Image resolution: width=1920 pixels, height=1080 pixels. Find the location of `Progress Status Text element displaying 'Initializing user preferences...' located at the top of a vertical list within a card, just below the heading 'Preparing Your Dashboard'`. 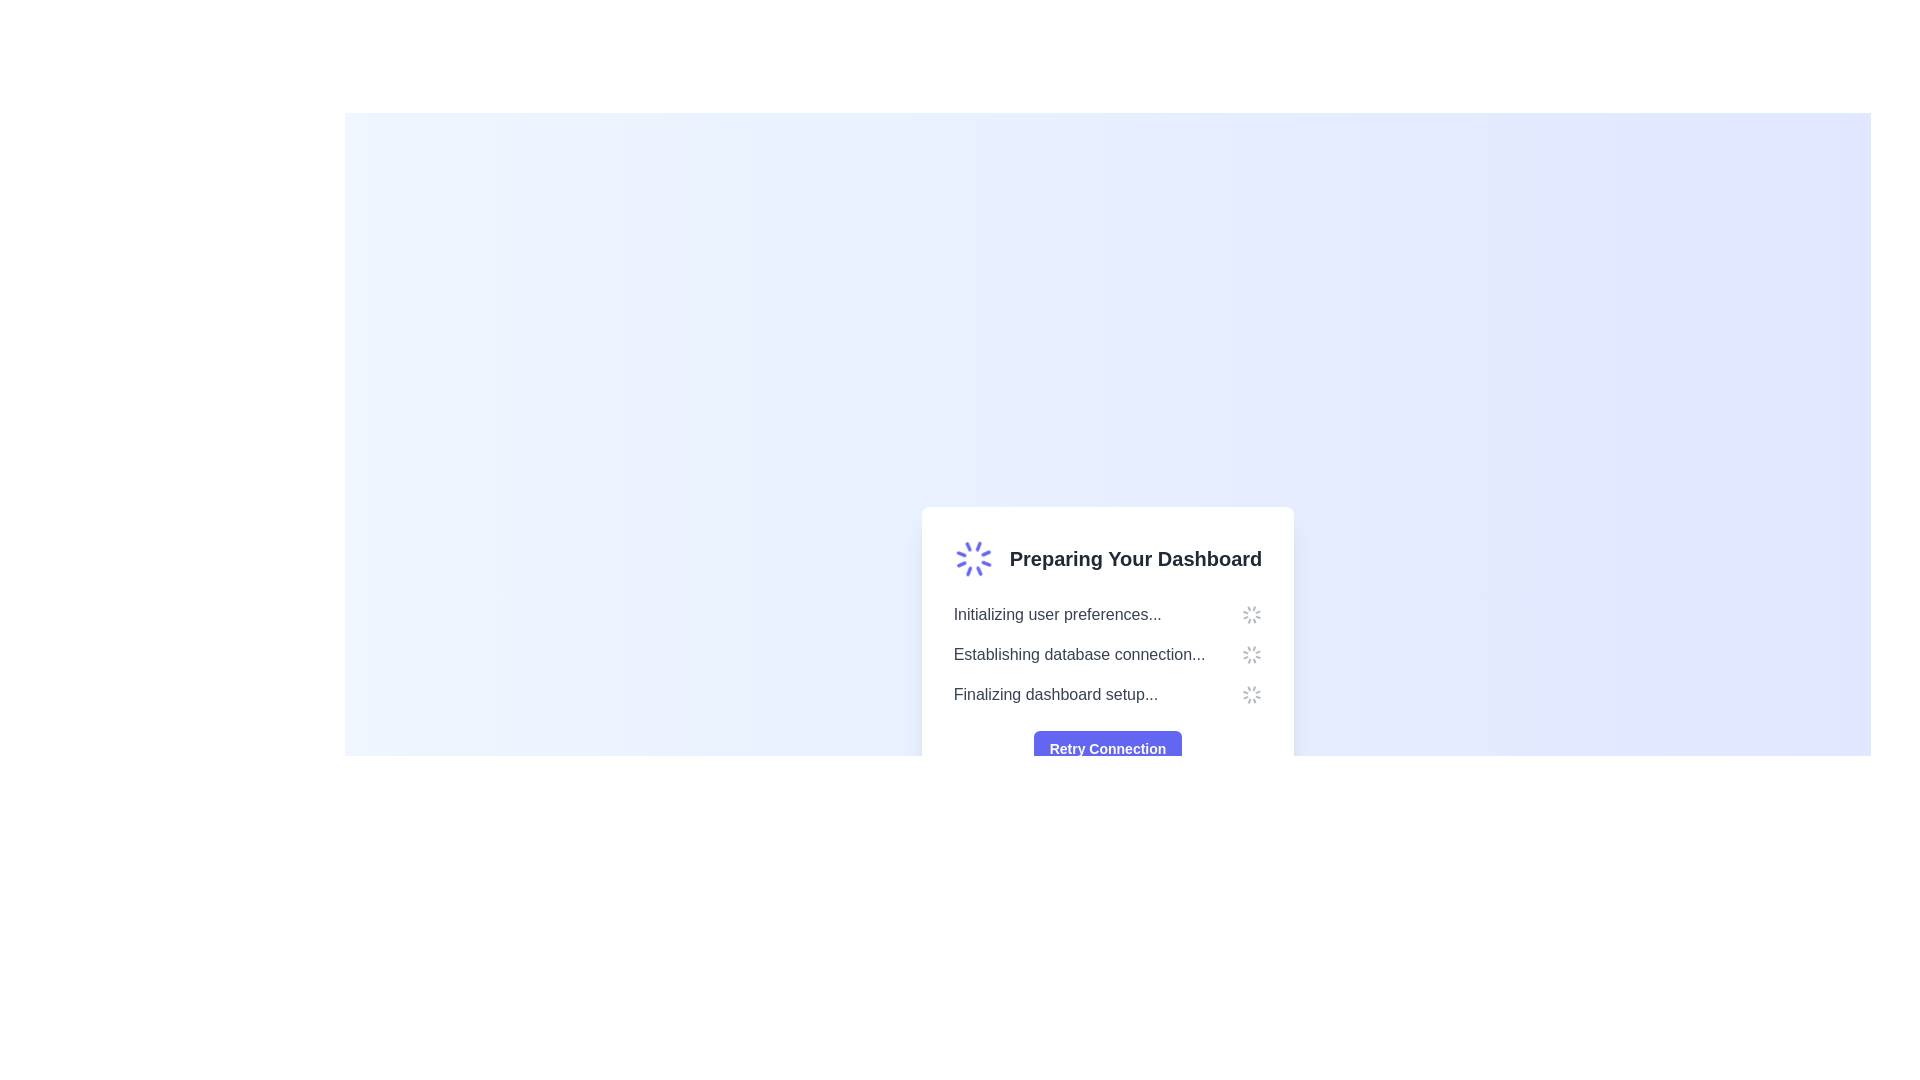

Progress Status Text element displaying 'Initializing user preferences...' located at the top of a vertical list within a card, just below the heading 'Preparing Your Dashboard' is located at coordinates (1107, 613).